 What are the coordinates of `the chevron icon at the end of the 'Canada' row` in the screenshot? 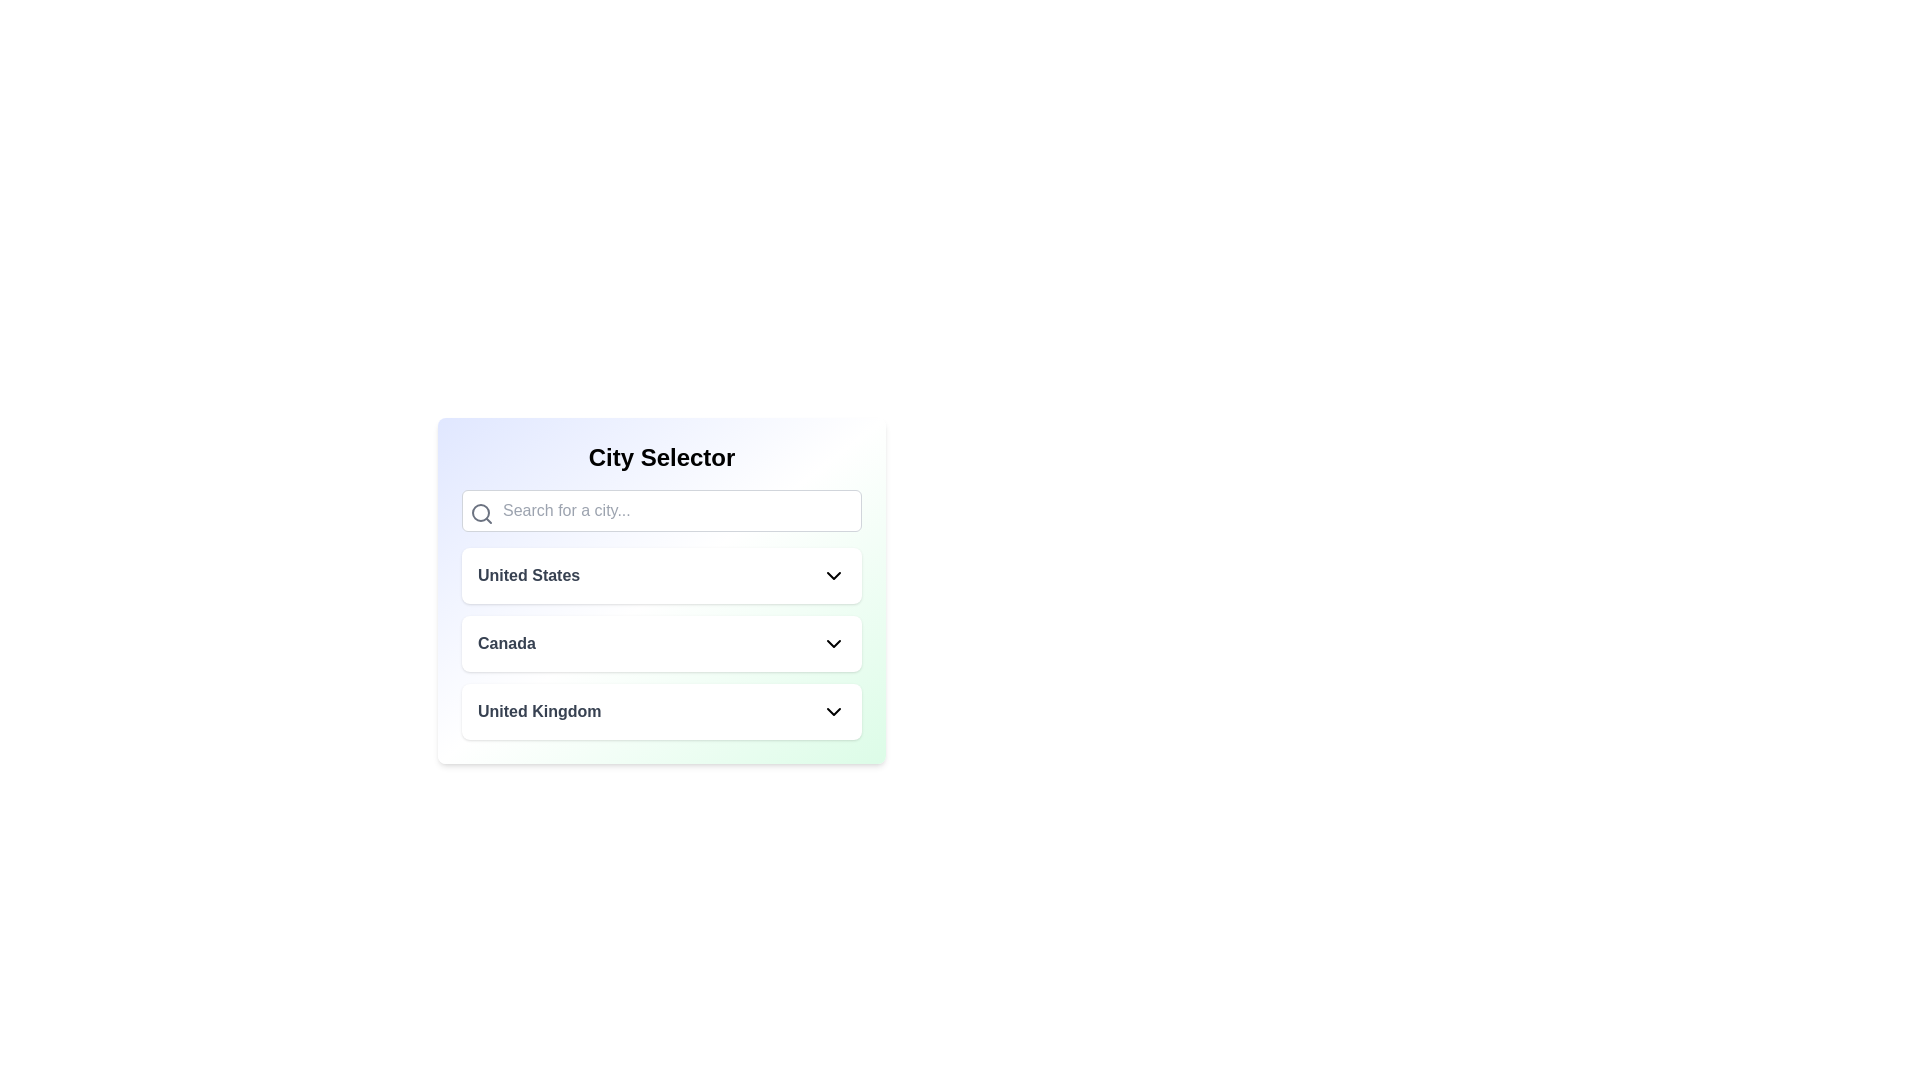 It's located at (834, 644).